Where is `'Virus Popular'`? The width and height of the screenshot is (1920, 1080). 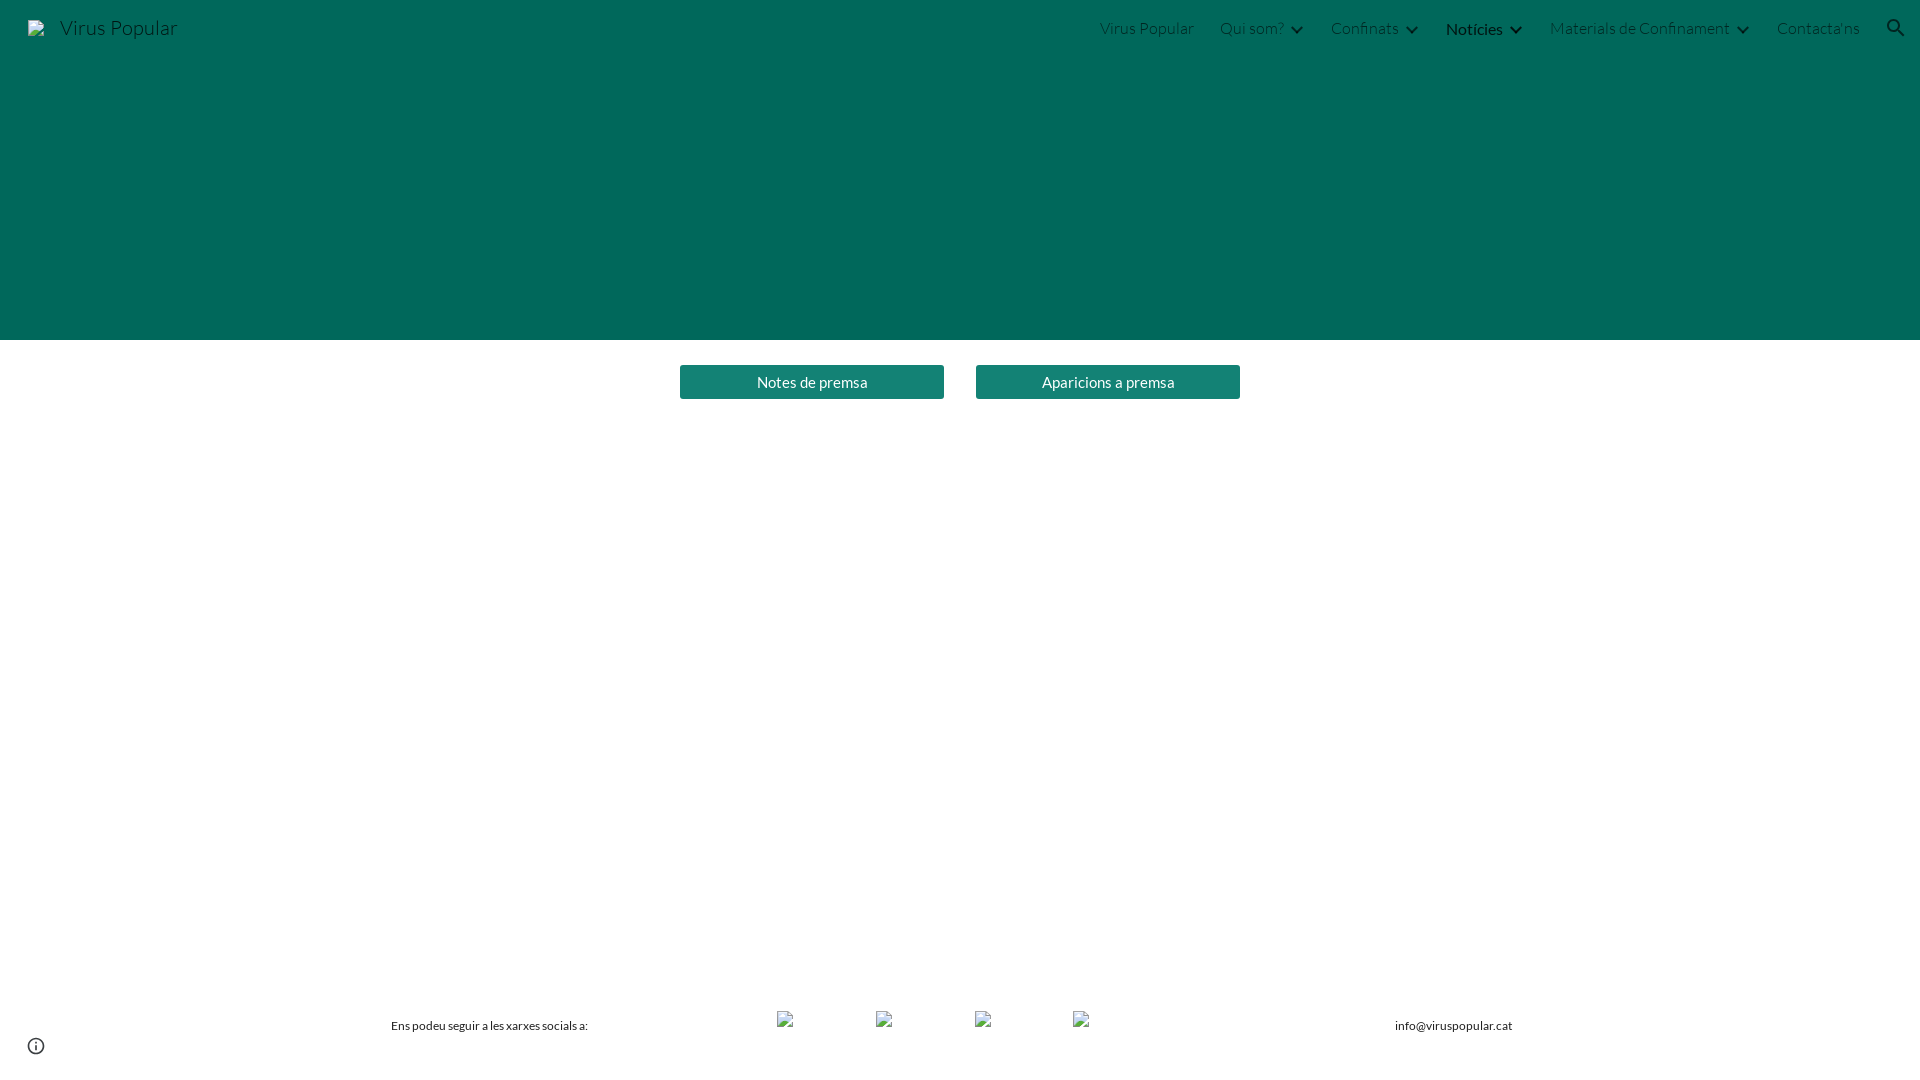 'Virus Popular' is located at coordinates (101, 25).